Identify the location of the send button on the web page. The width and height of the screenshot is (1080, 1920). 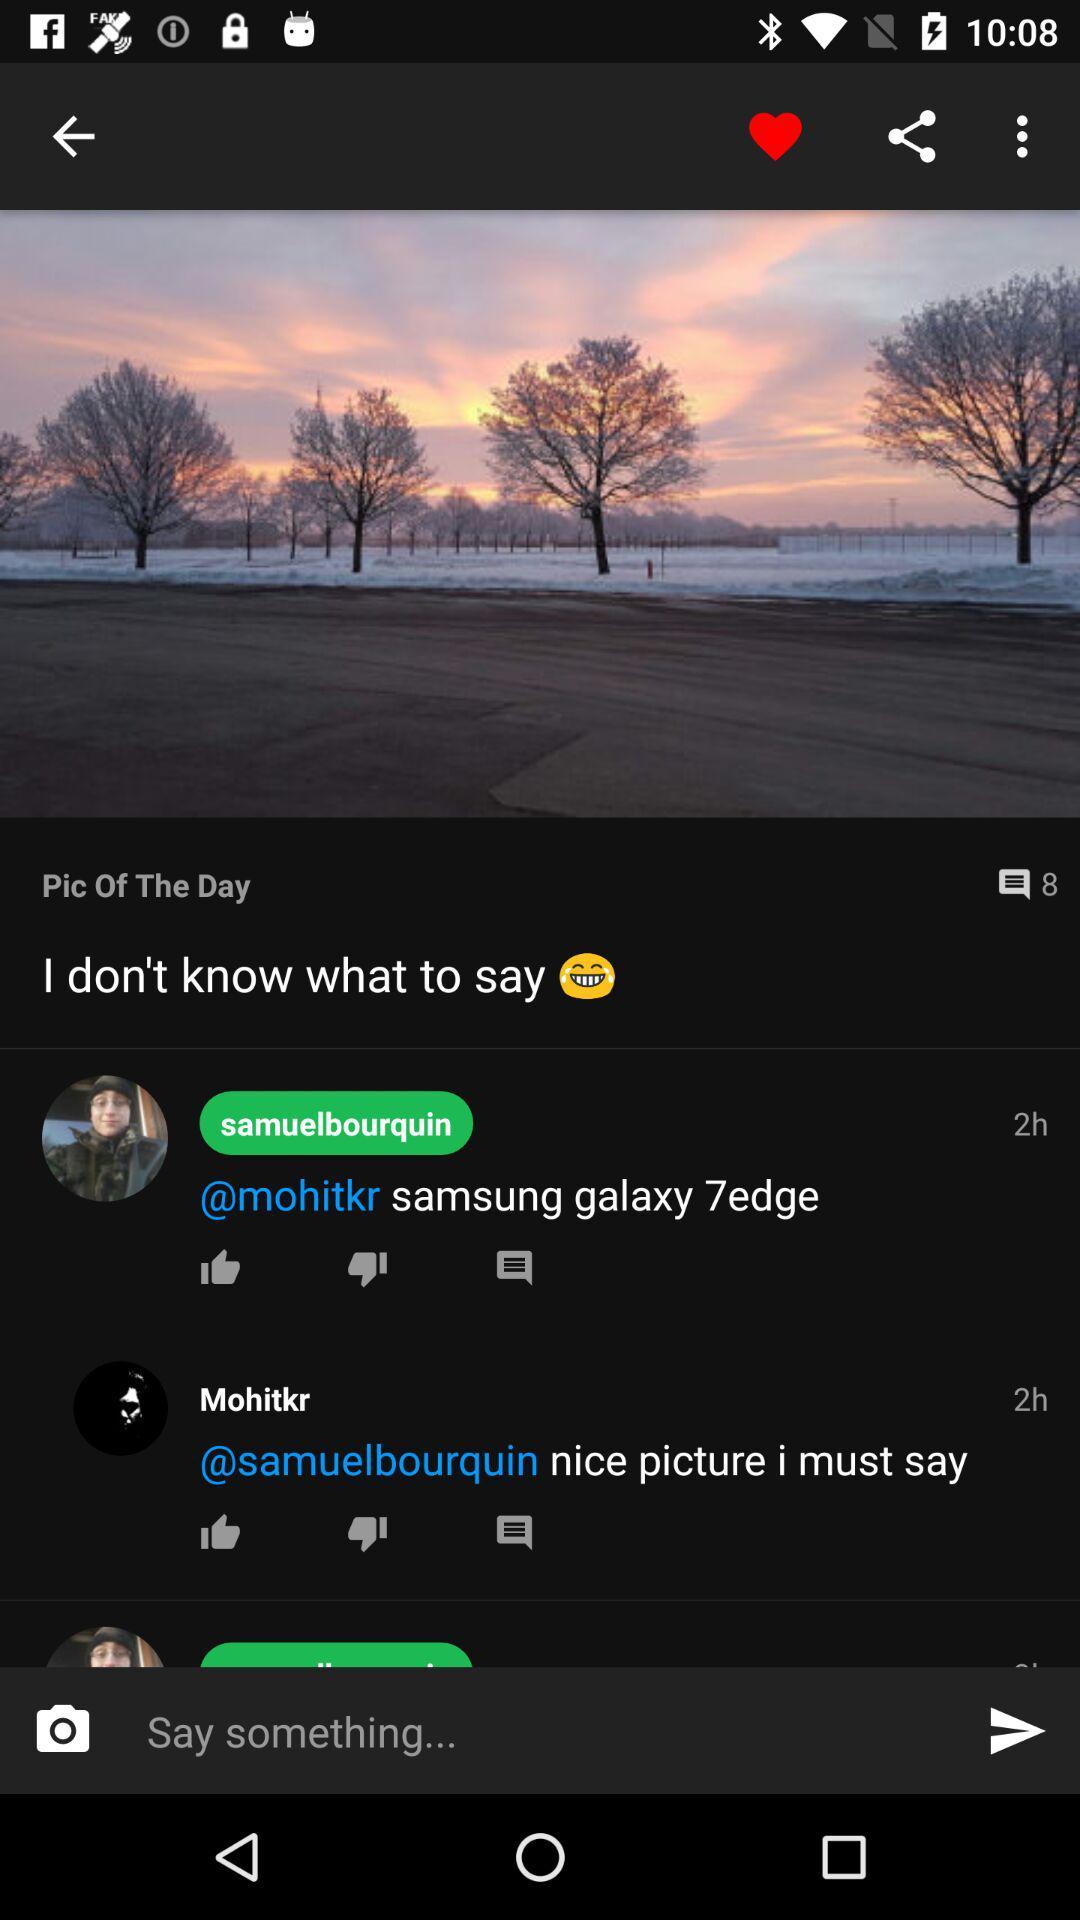
(1017, 1730).